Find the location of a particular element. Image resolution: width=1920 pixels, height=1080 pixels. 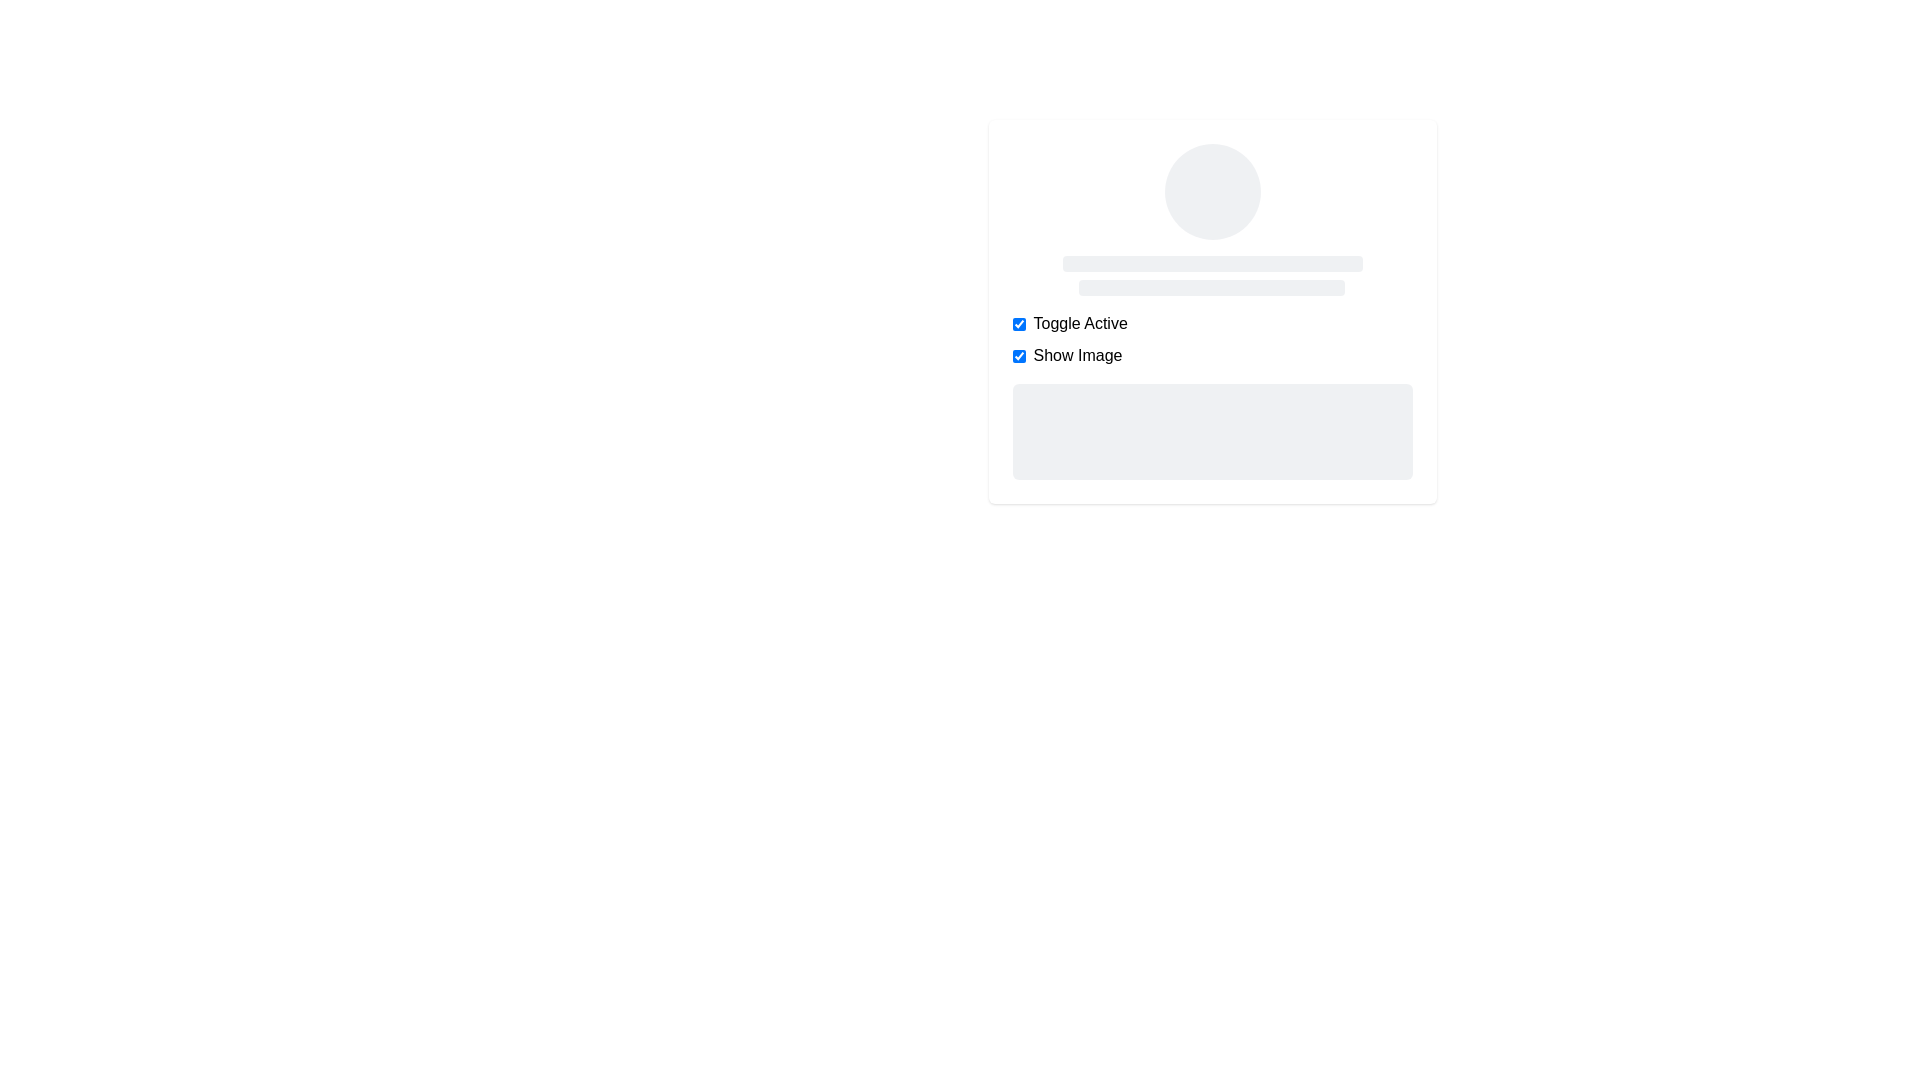

the descriptive label associated with the 'Toggle Active' checkbox, located at the top right of the form is located at coordinates (1079, 323).